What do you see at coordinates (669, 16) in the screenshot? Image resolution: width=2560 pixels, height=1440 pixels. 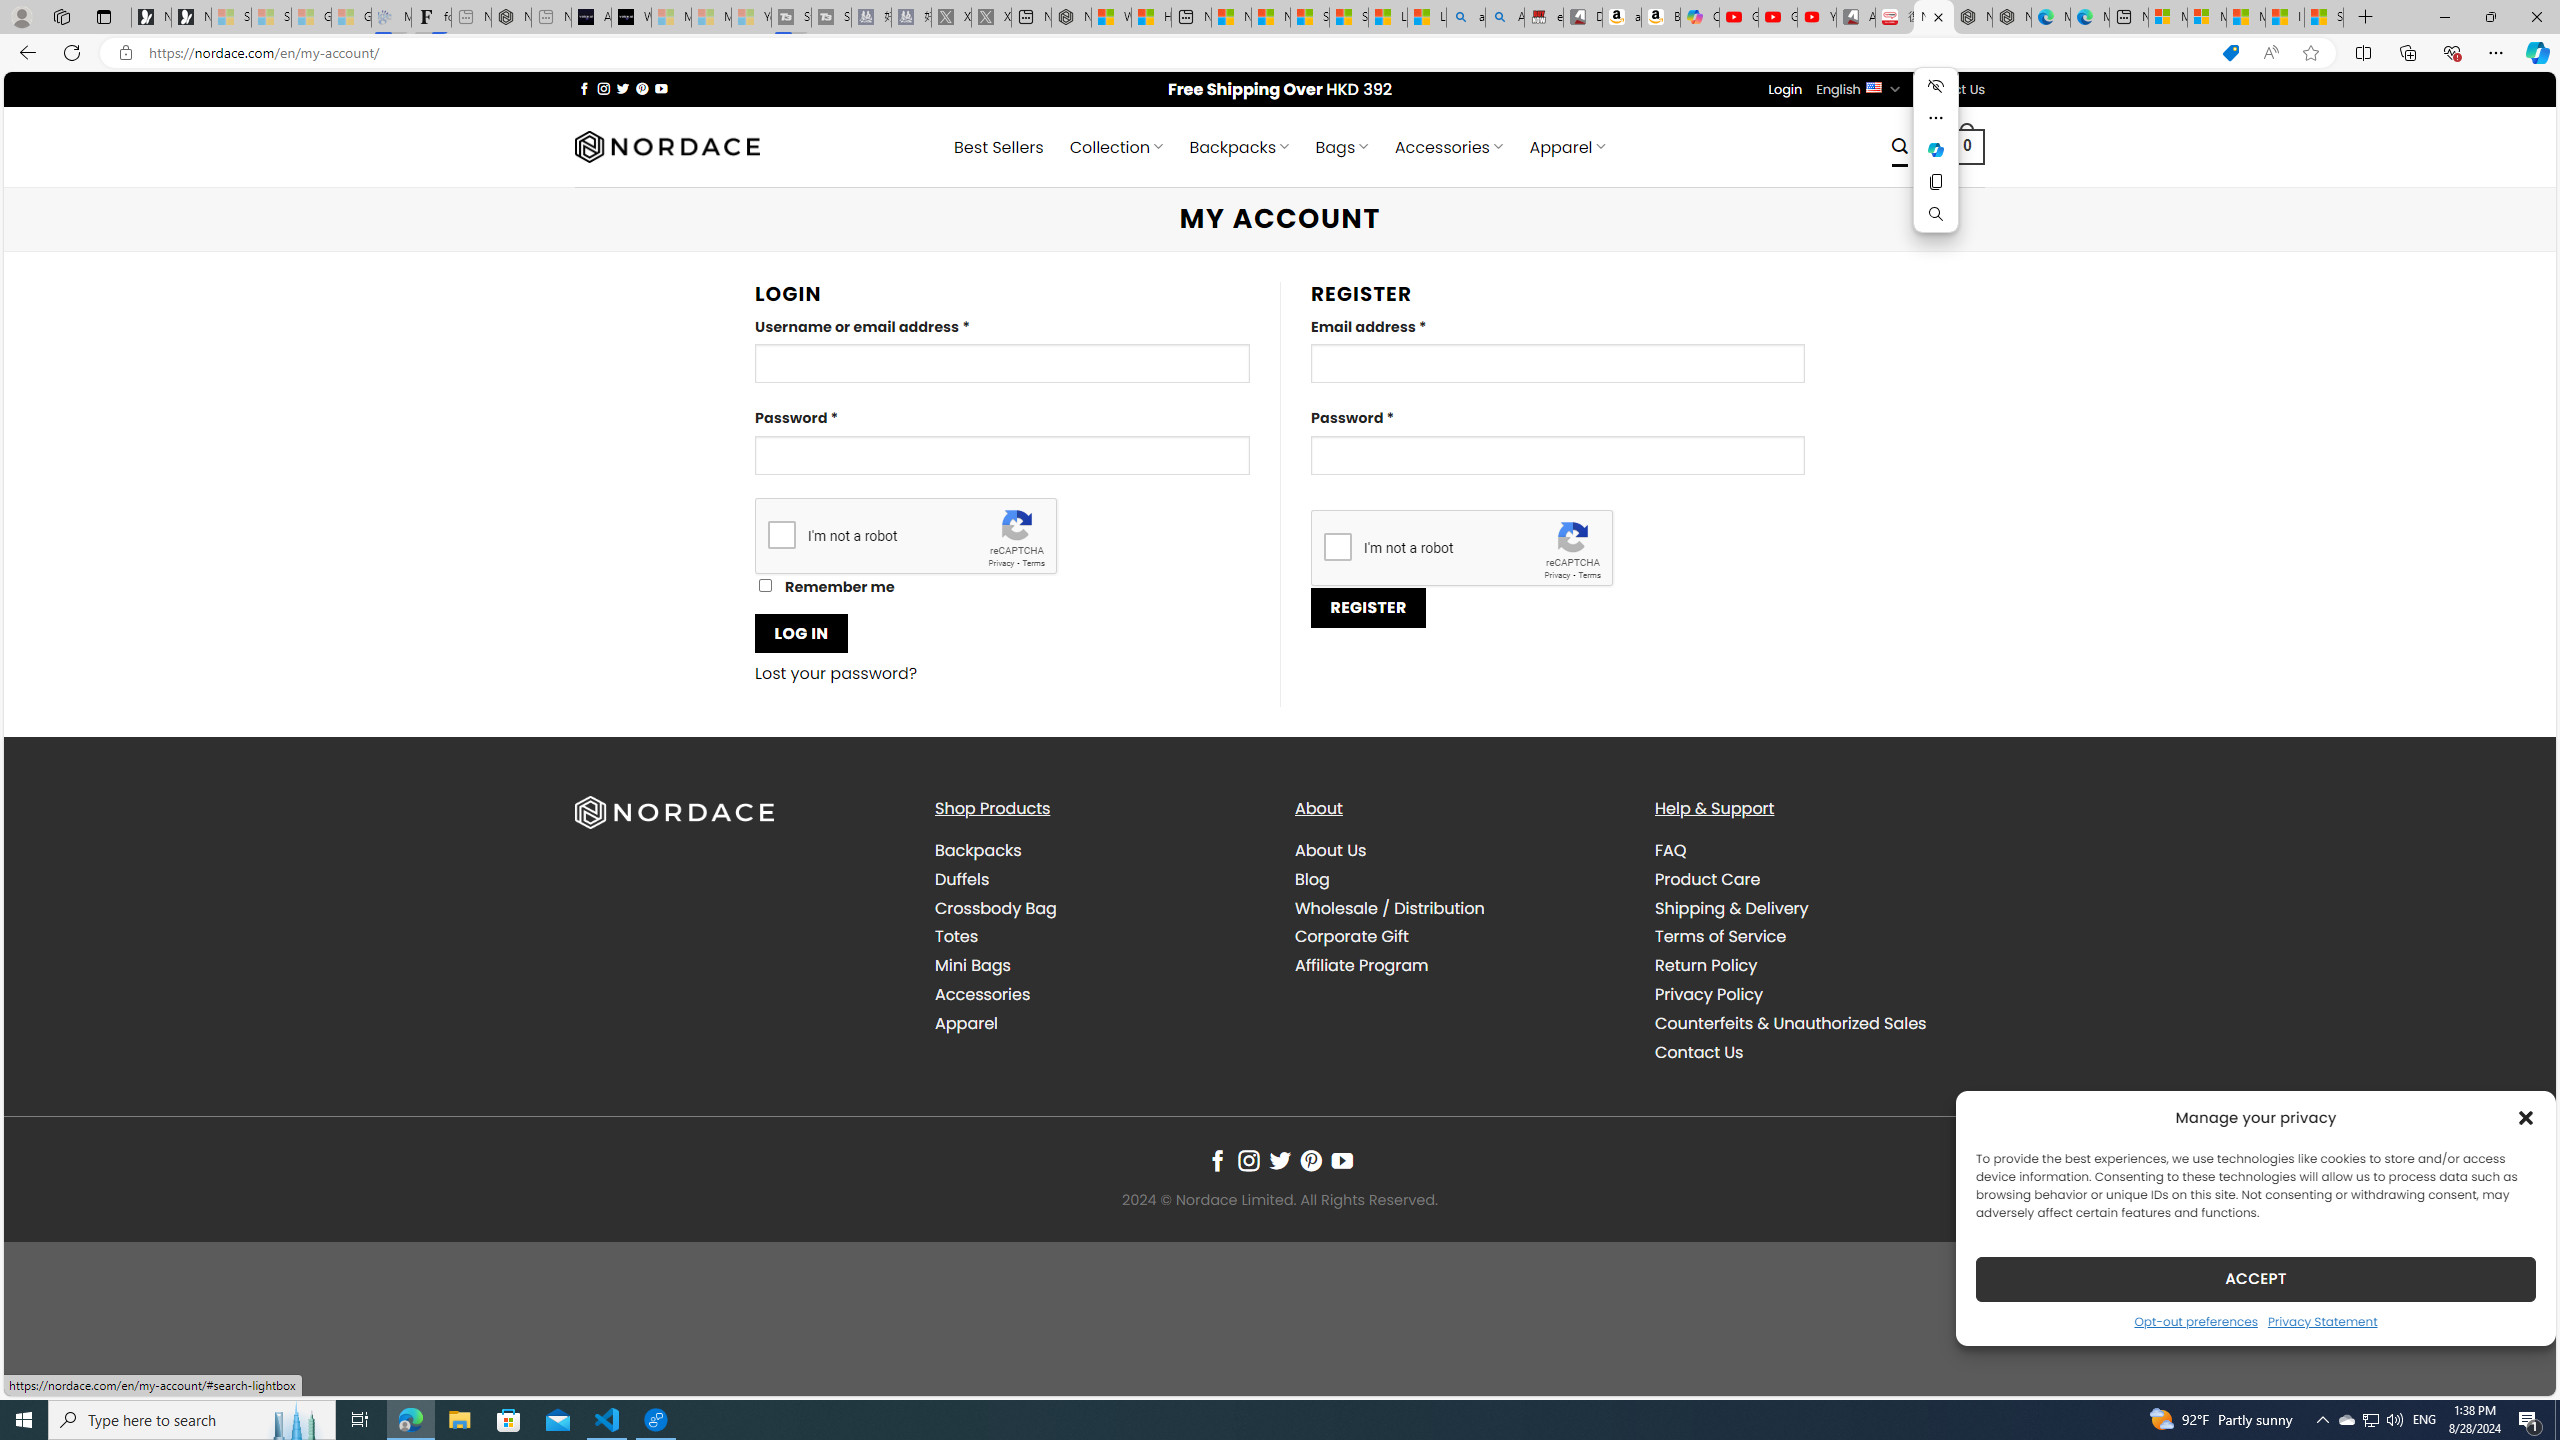 I see `'Microsoft Start Sports - Sleeping'` at bounding box center [669, 16].